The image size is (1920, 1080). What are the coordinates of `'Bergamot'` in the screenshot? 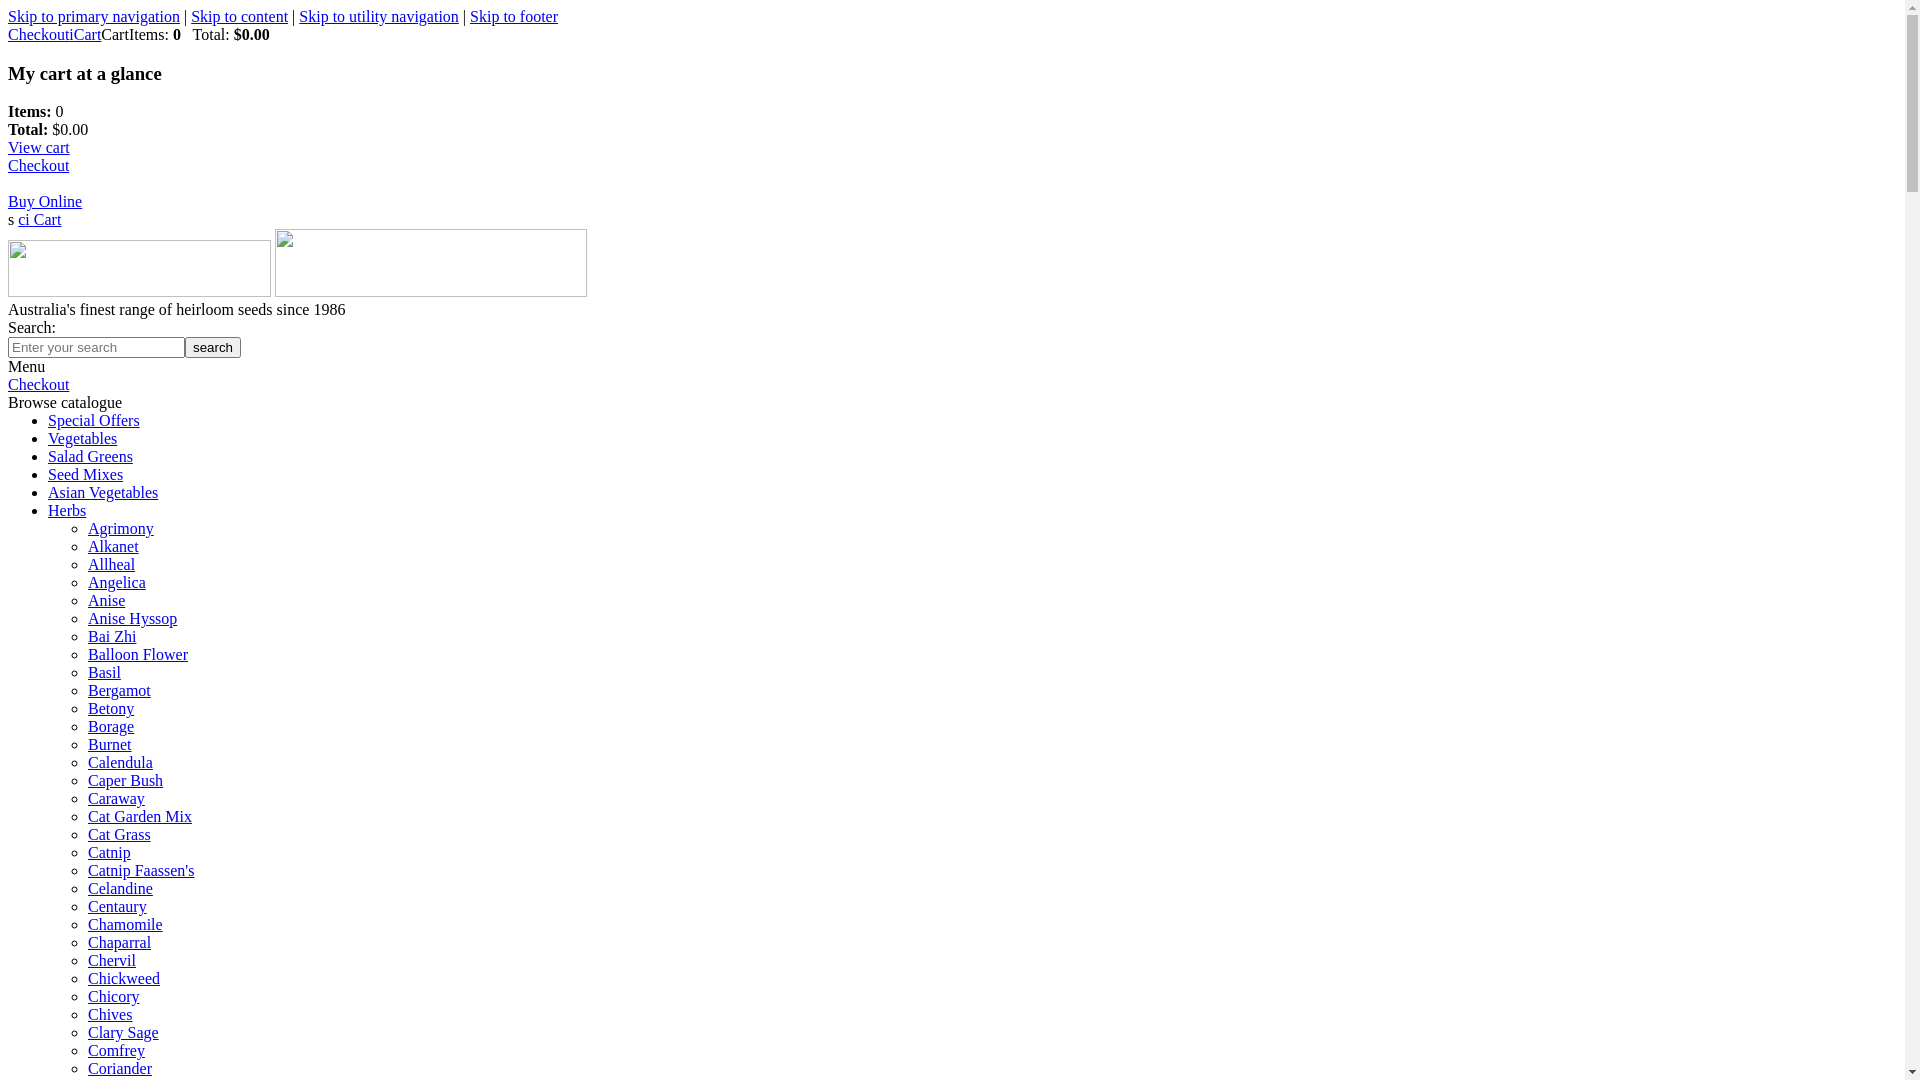 It's located at (118, 689).